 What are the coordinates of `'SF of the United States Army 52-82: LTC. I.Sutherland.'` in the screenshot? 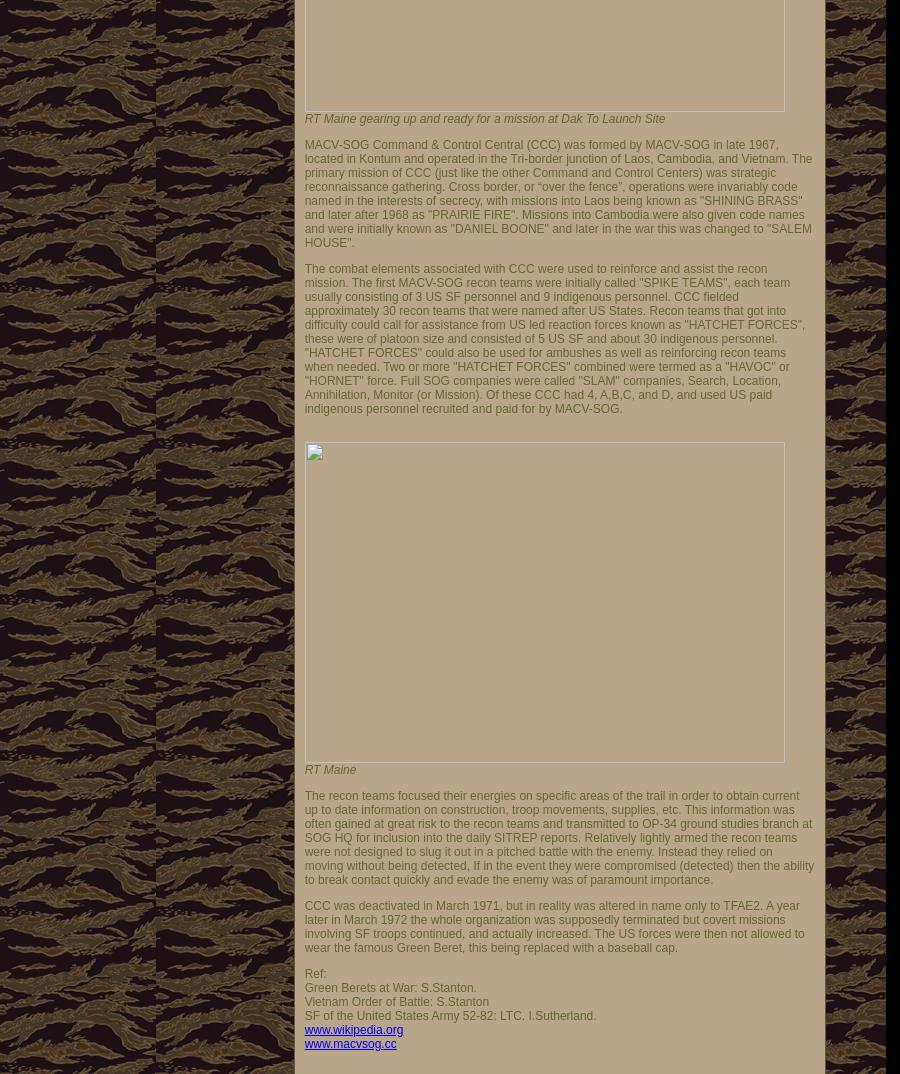 It's located at (450, 1015).